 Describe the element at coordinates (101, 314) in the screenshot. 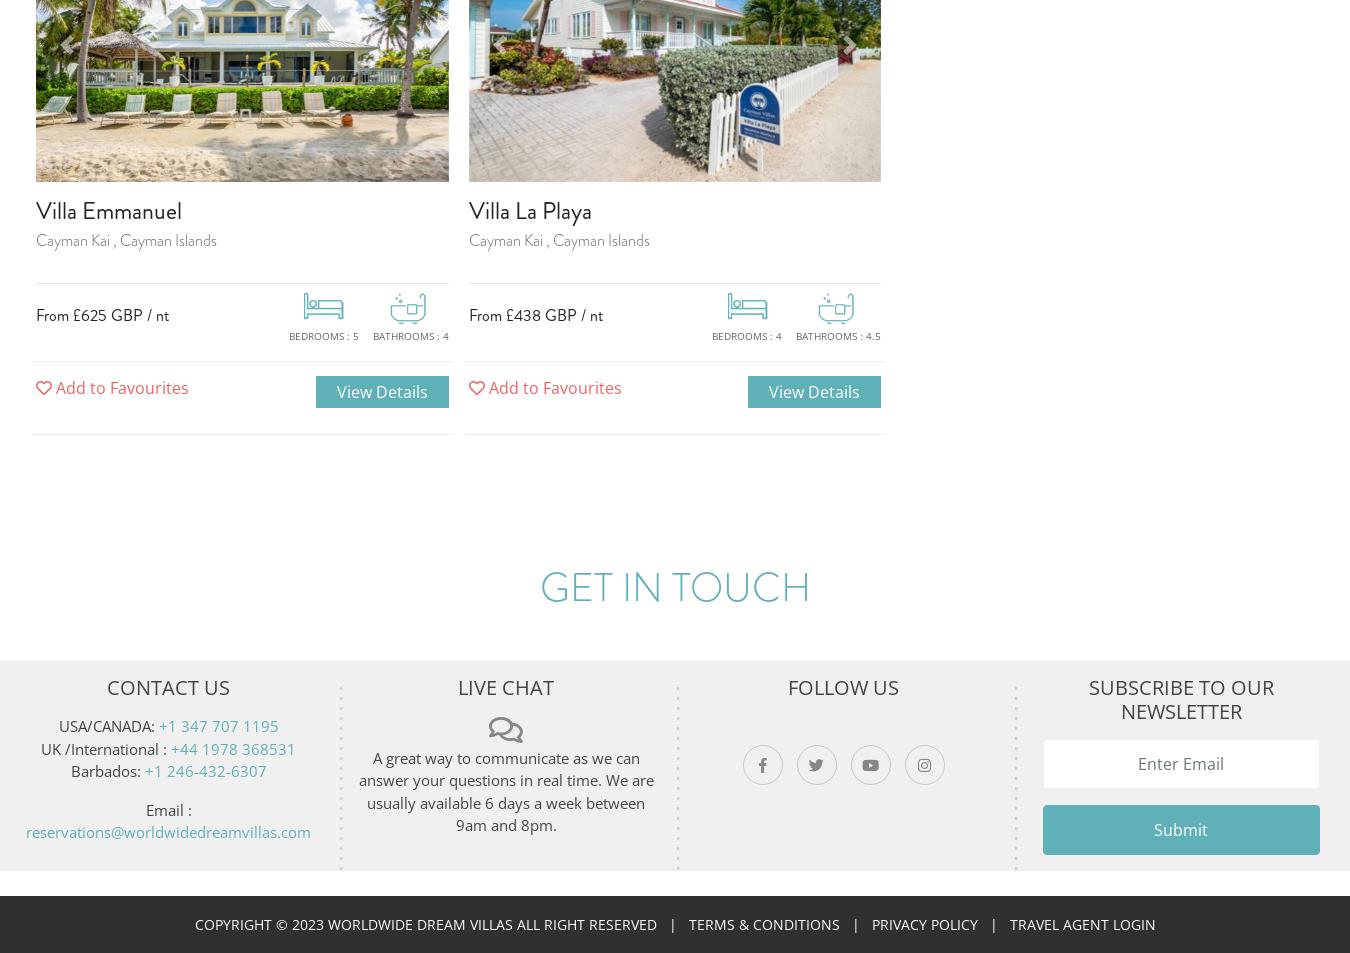

I see `'From £625 GBP / nt'` at that location.